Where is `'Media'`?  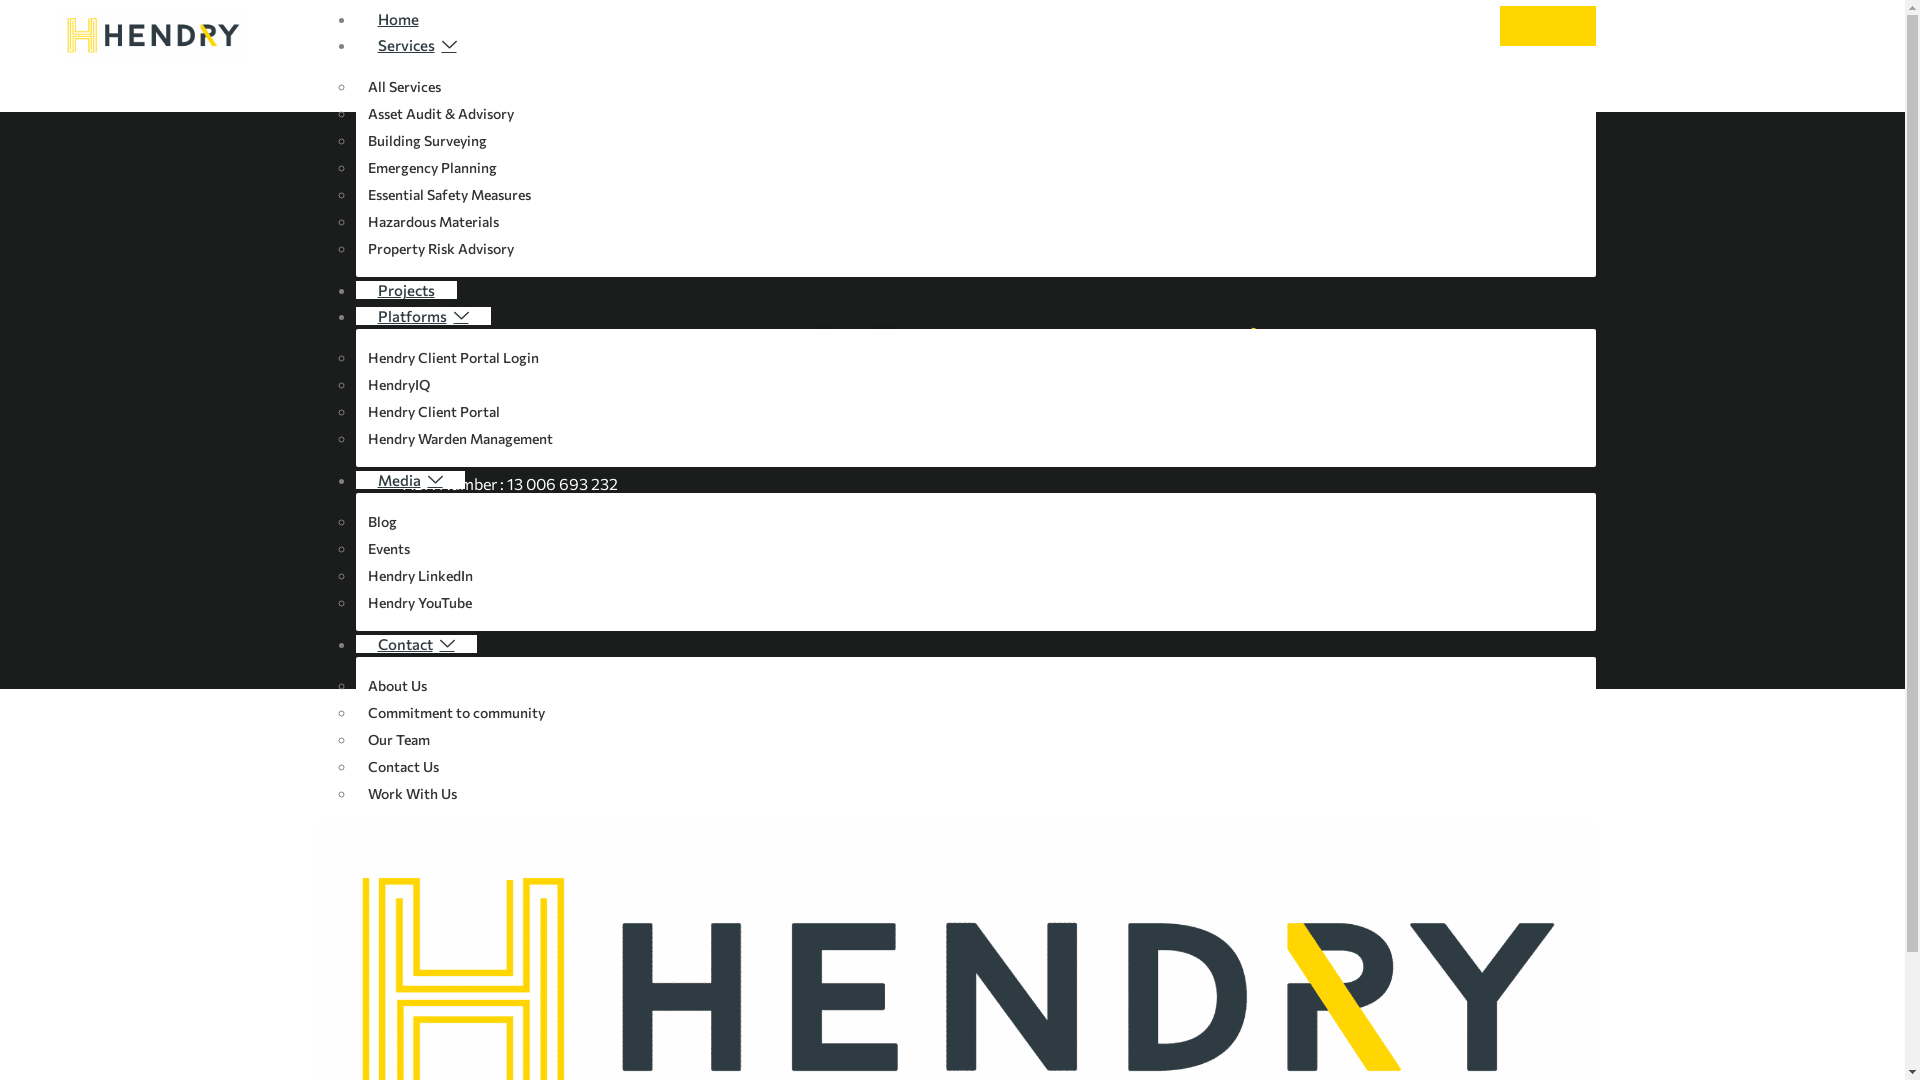 'Media' is located at coordinates (409, 479).